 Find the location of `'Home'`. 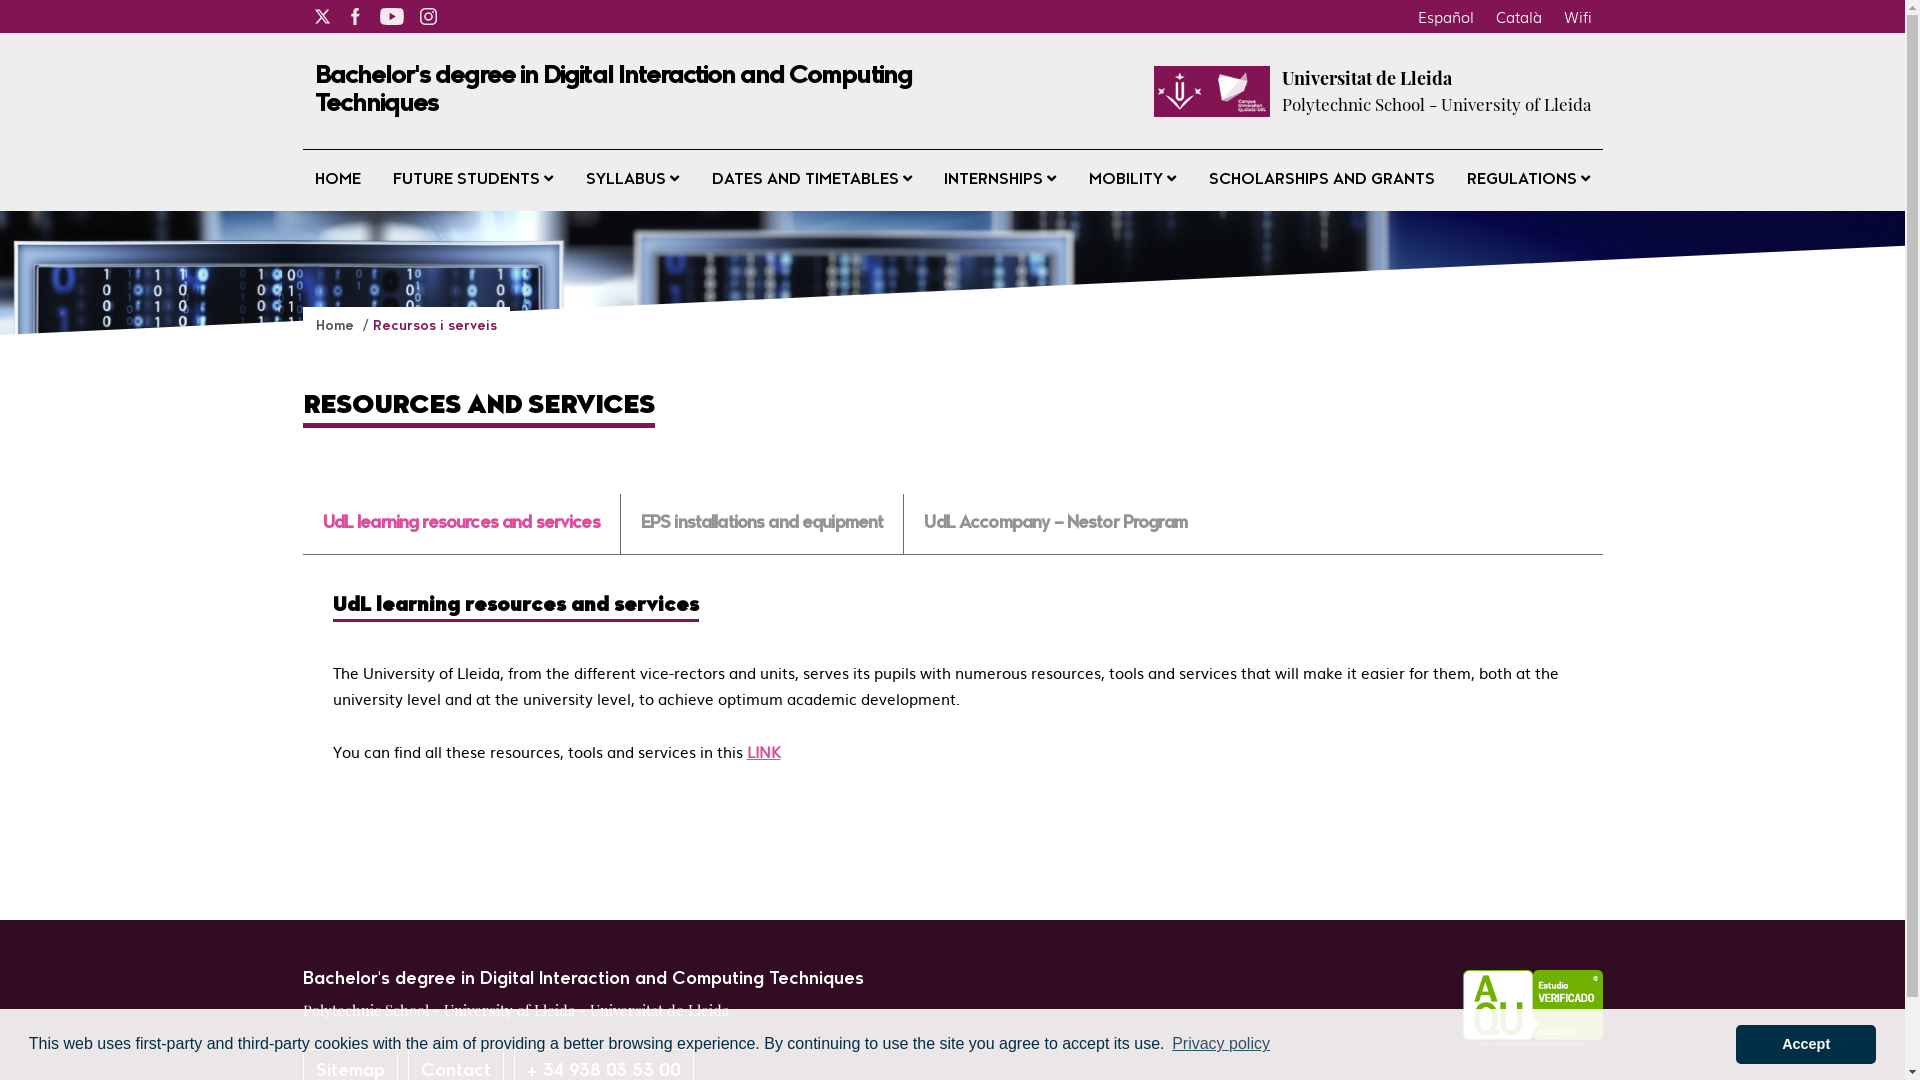

'Home' is located at coordinates (336, 325).